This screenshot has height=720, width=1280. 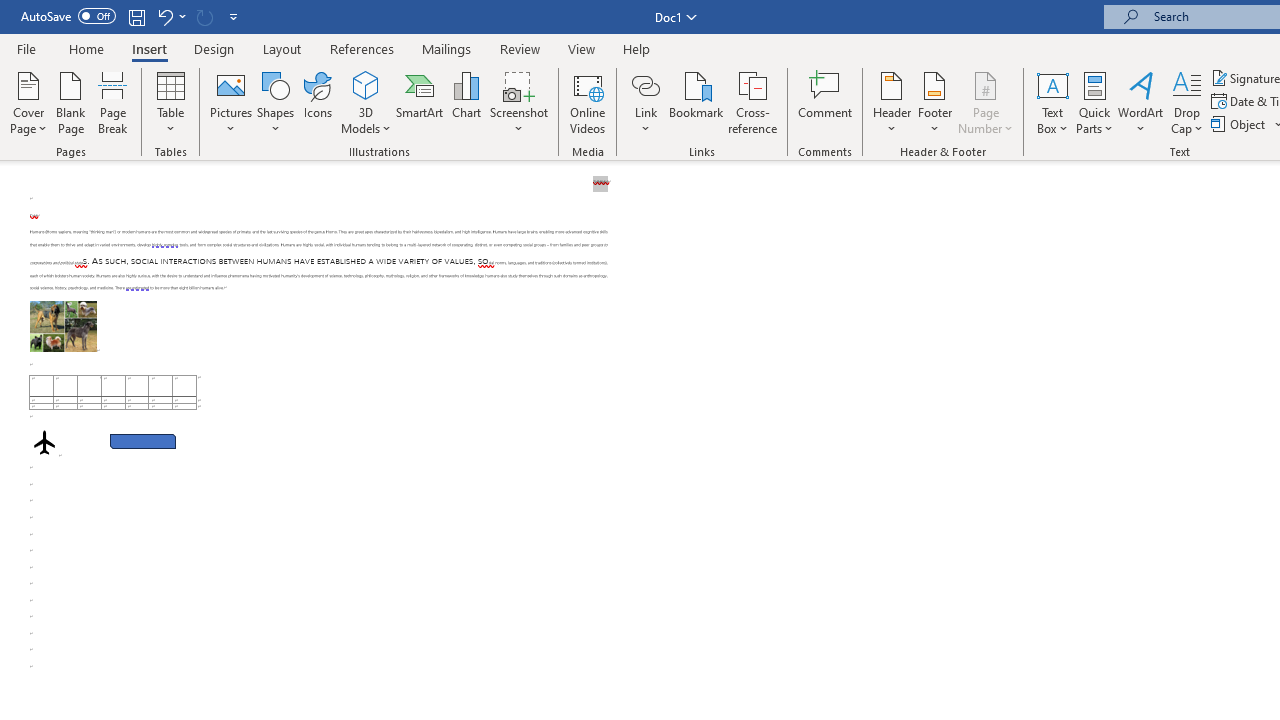 I want to click on 'Text Box', so click(x=1051, y=103).